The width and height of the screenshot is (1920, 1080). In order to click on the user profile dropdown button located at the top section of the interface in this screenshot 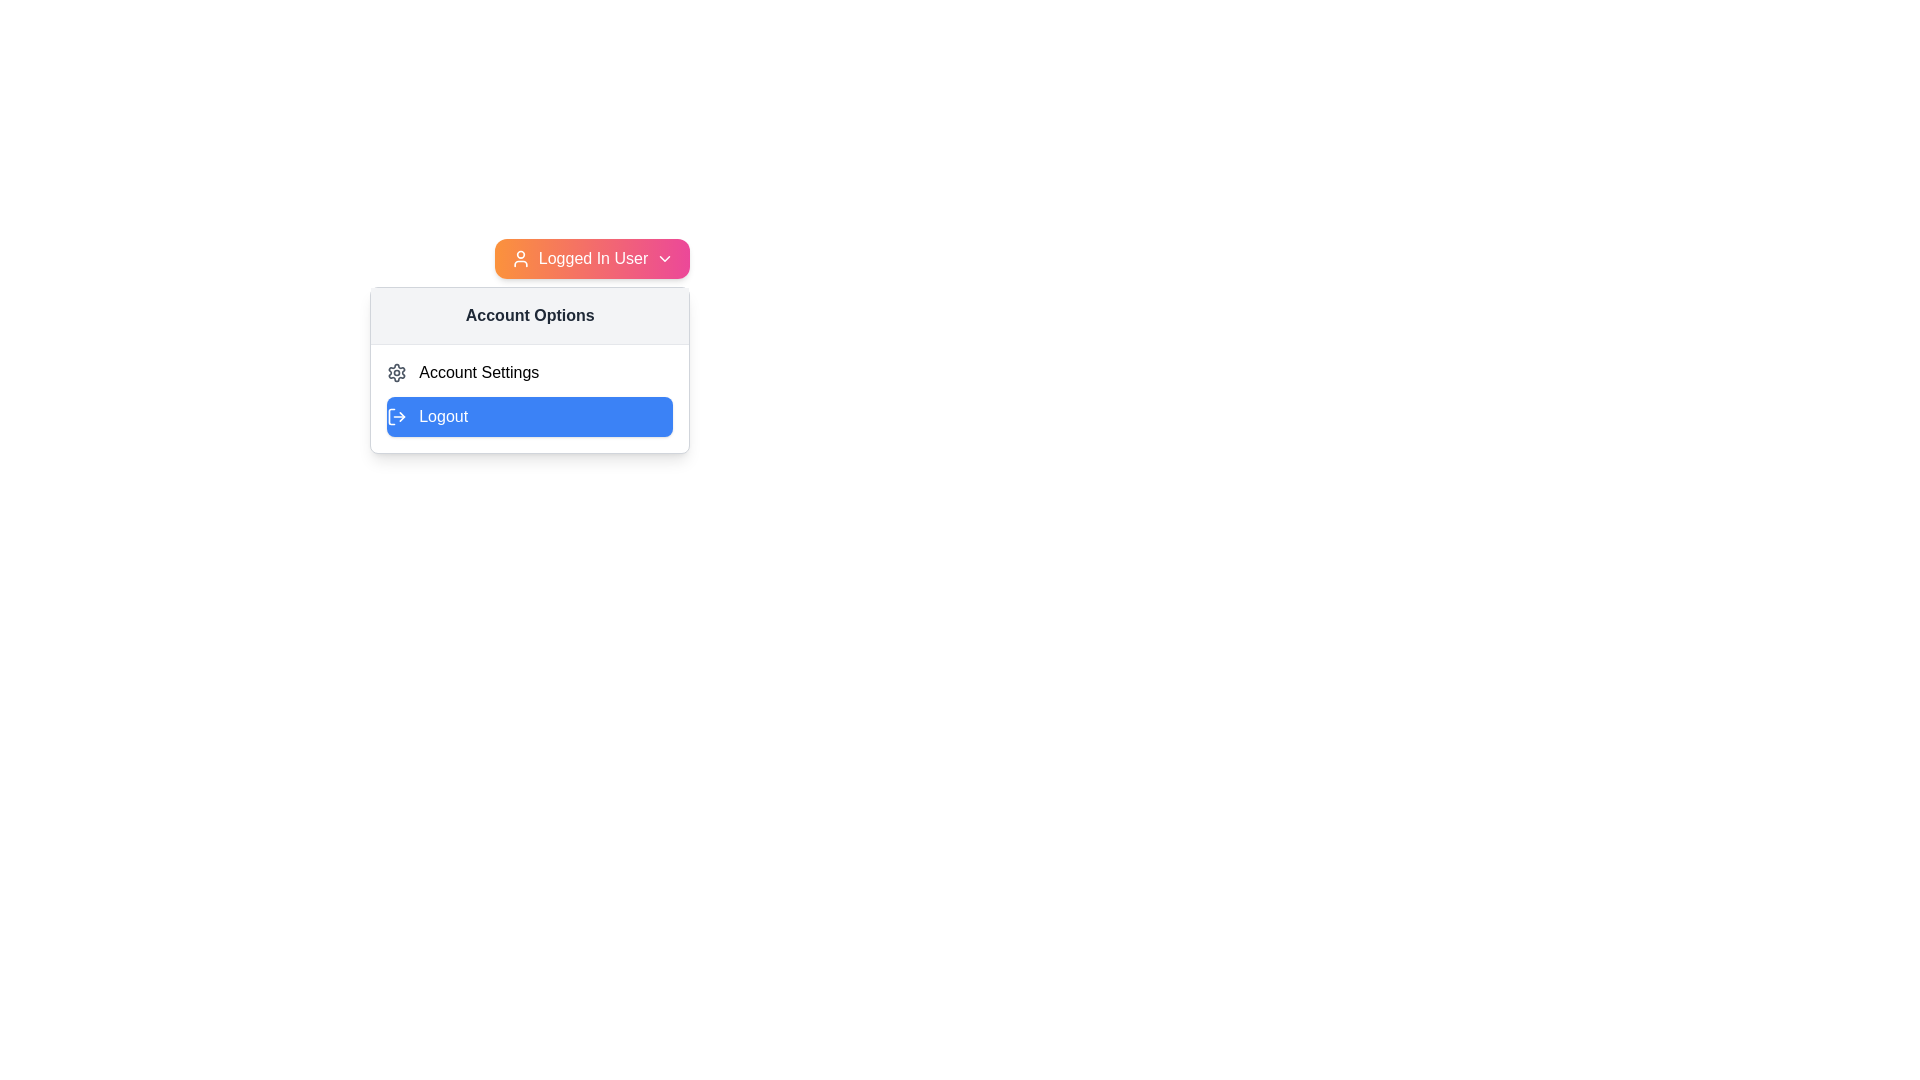, I will do `click(591, 257)`.